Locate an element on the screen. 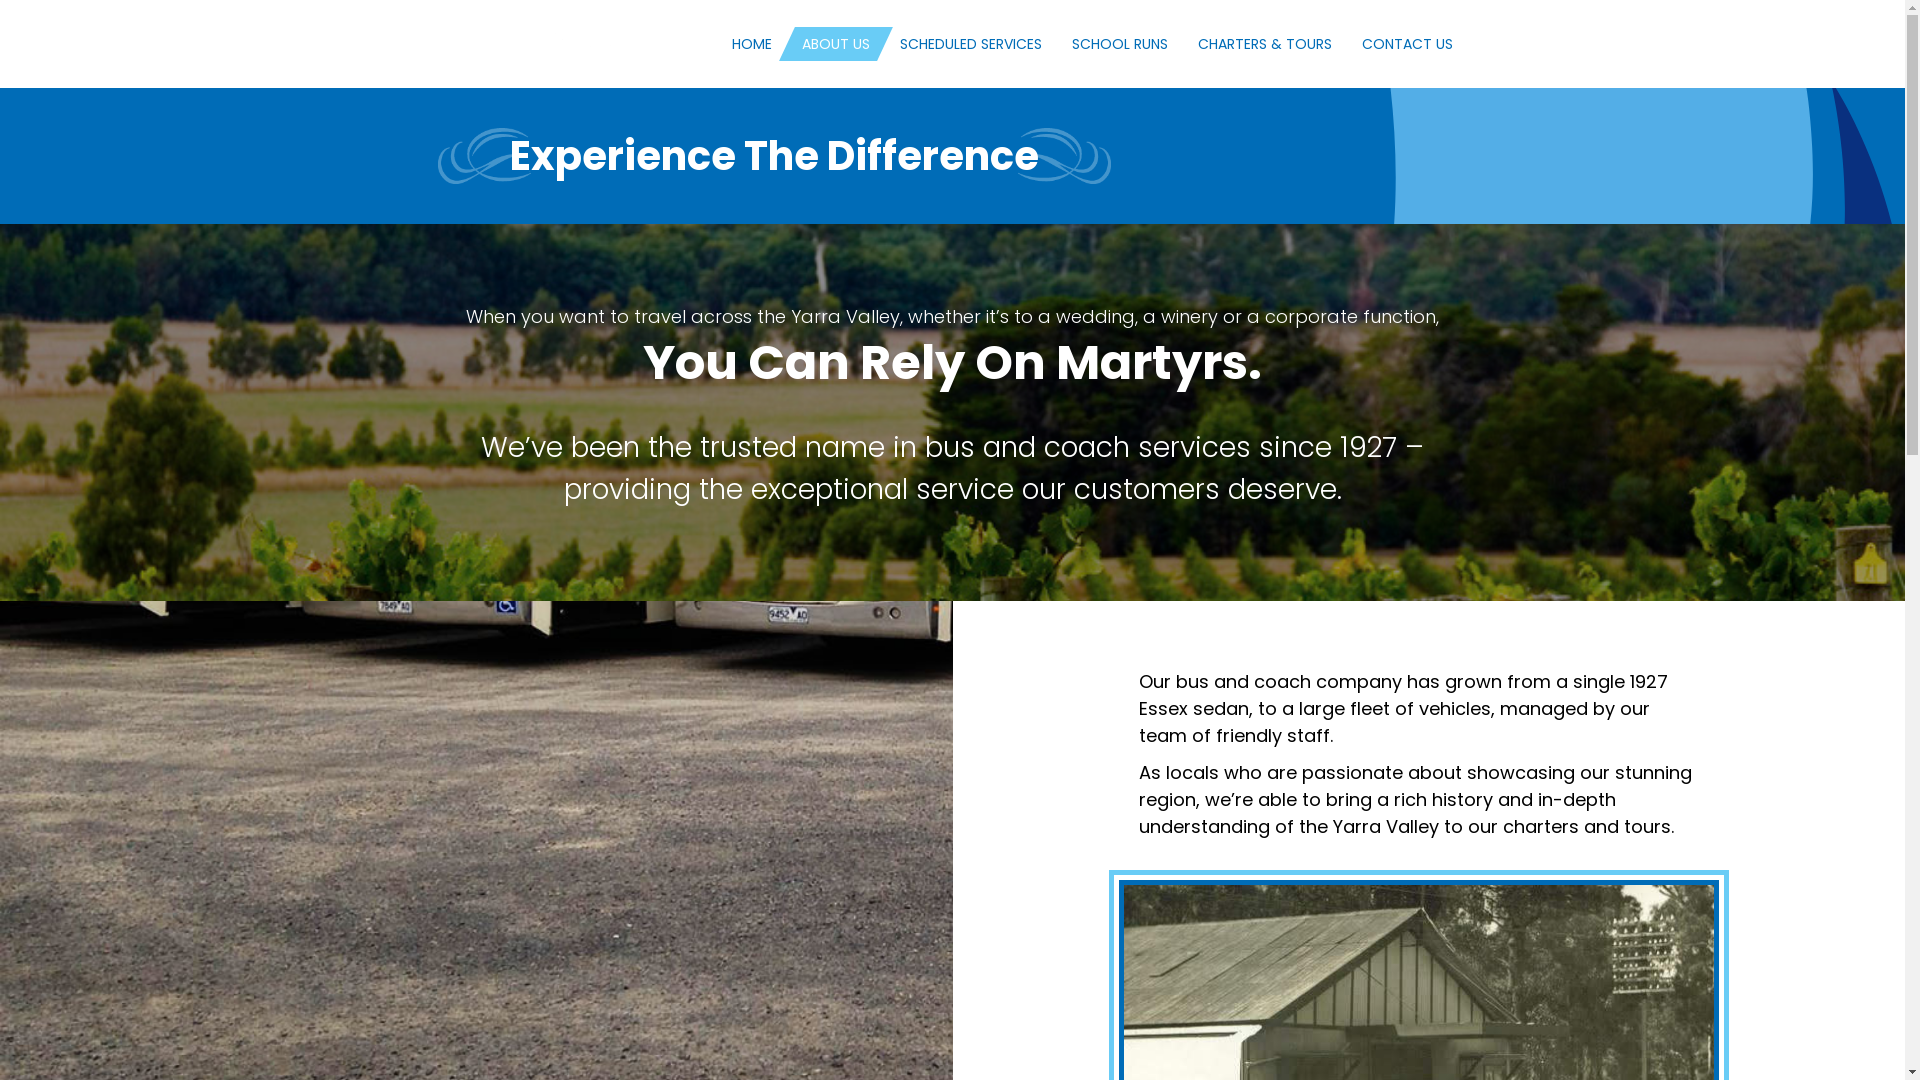  'HOME' is located at coordinates (743, 43).